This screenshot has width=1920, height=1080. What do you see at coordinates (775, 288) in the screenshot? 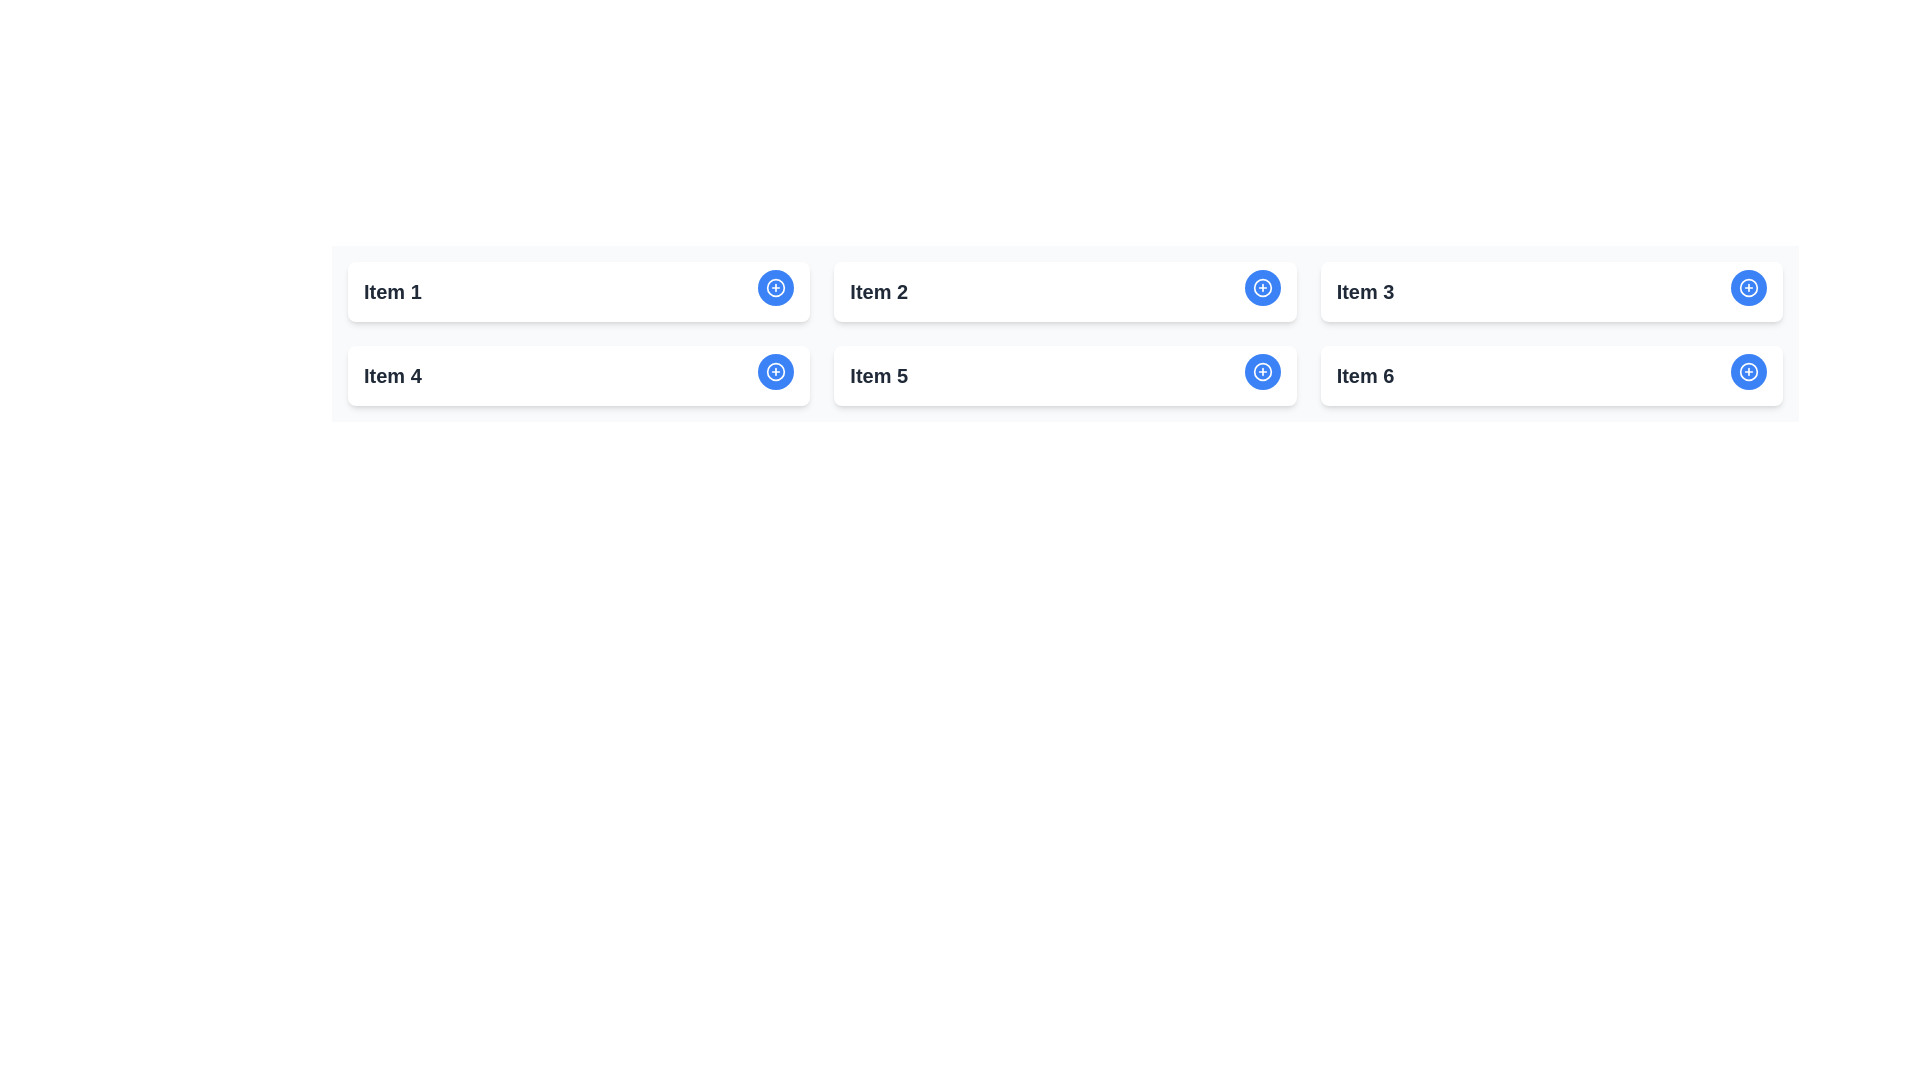
I see `the central circular component of the '+' icon button located in the top-left item slot of the grid layout` at bounding box center [775, 288].